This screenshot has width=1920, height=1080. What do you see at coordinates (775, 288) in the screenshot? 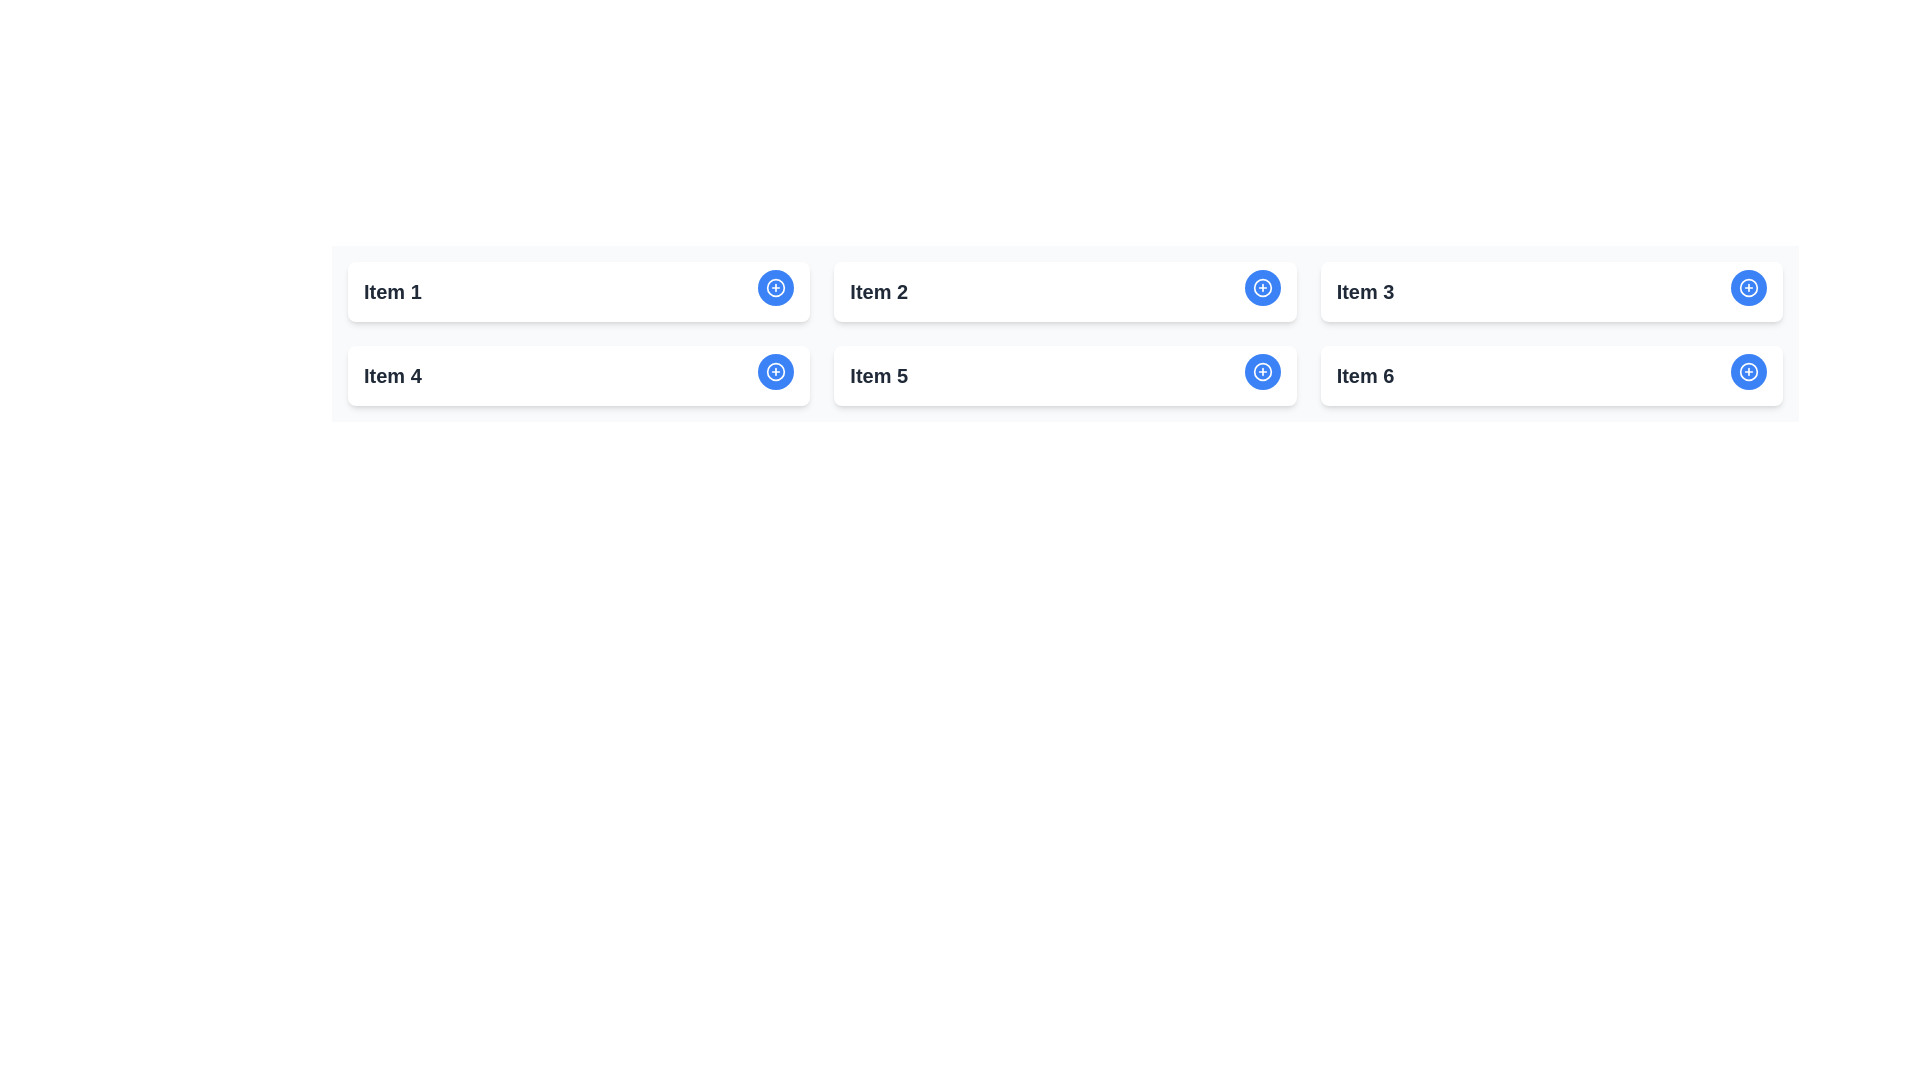
I see `the central circular component of the '+' icon button located in the top-left item slot of the grid layout` at bounding box center [775, 288].